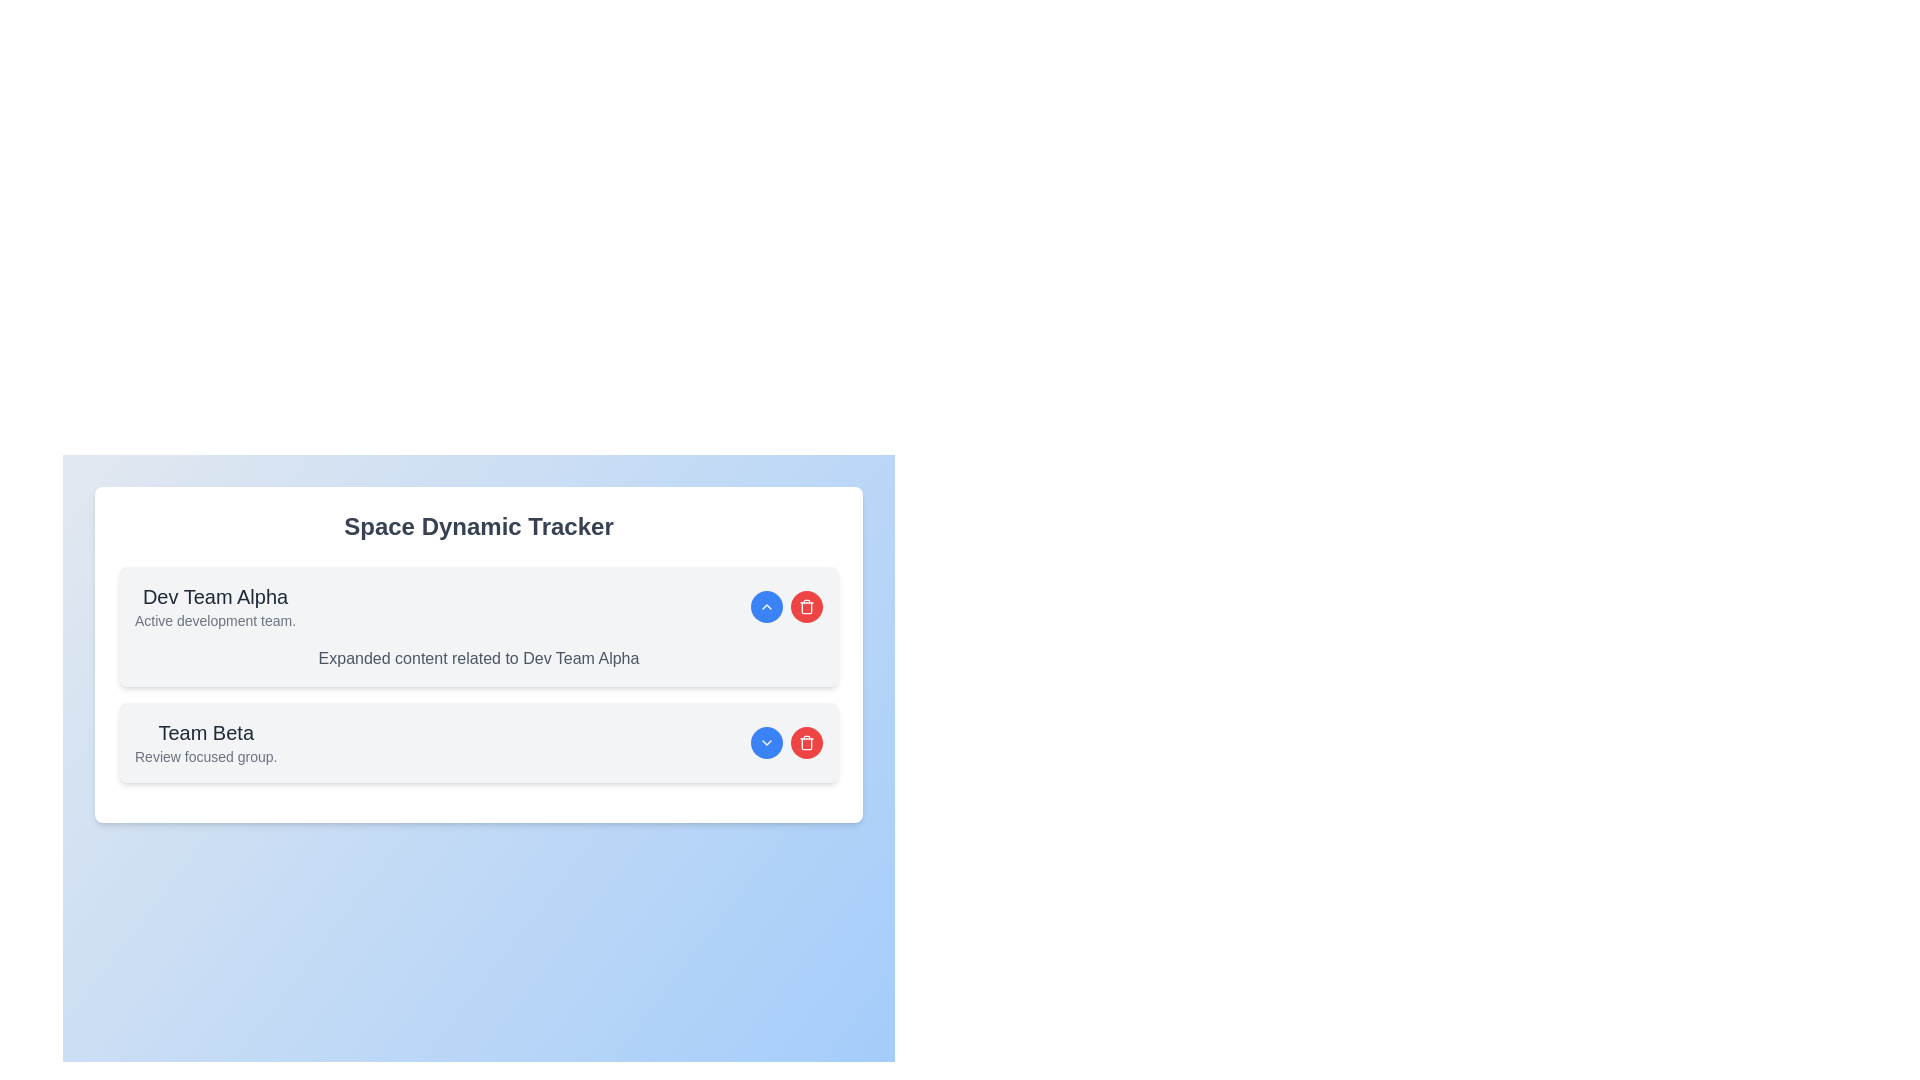 This screenshot has height=1080, width=1920. Describe the element at coordinates (806, 605) in the screenshot. I see `the circular red button with a trash can icon for accessibility, located near the top-right corner of the 'Dev Team Alpha' group` at that location.